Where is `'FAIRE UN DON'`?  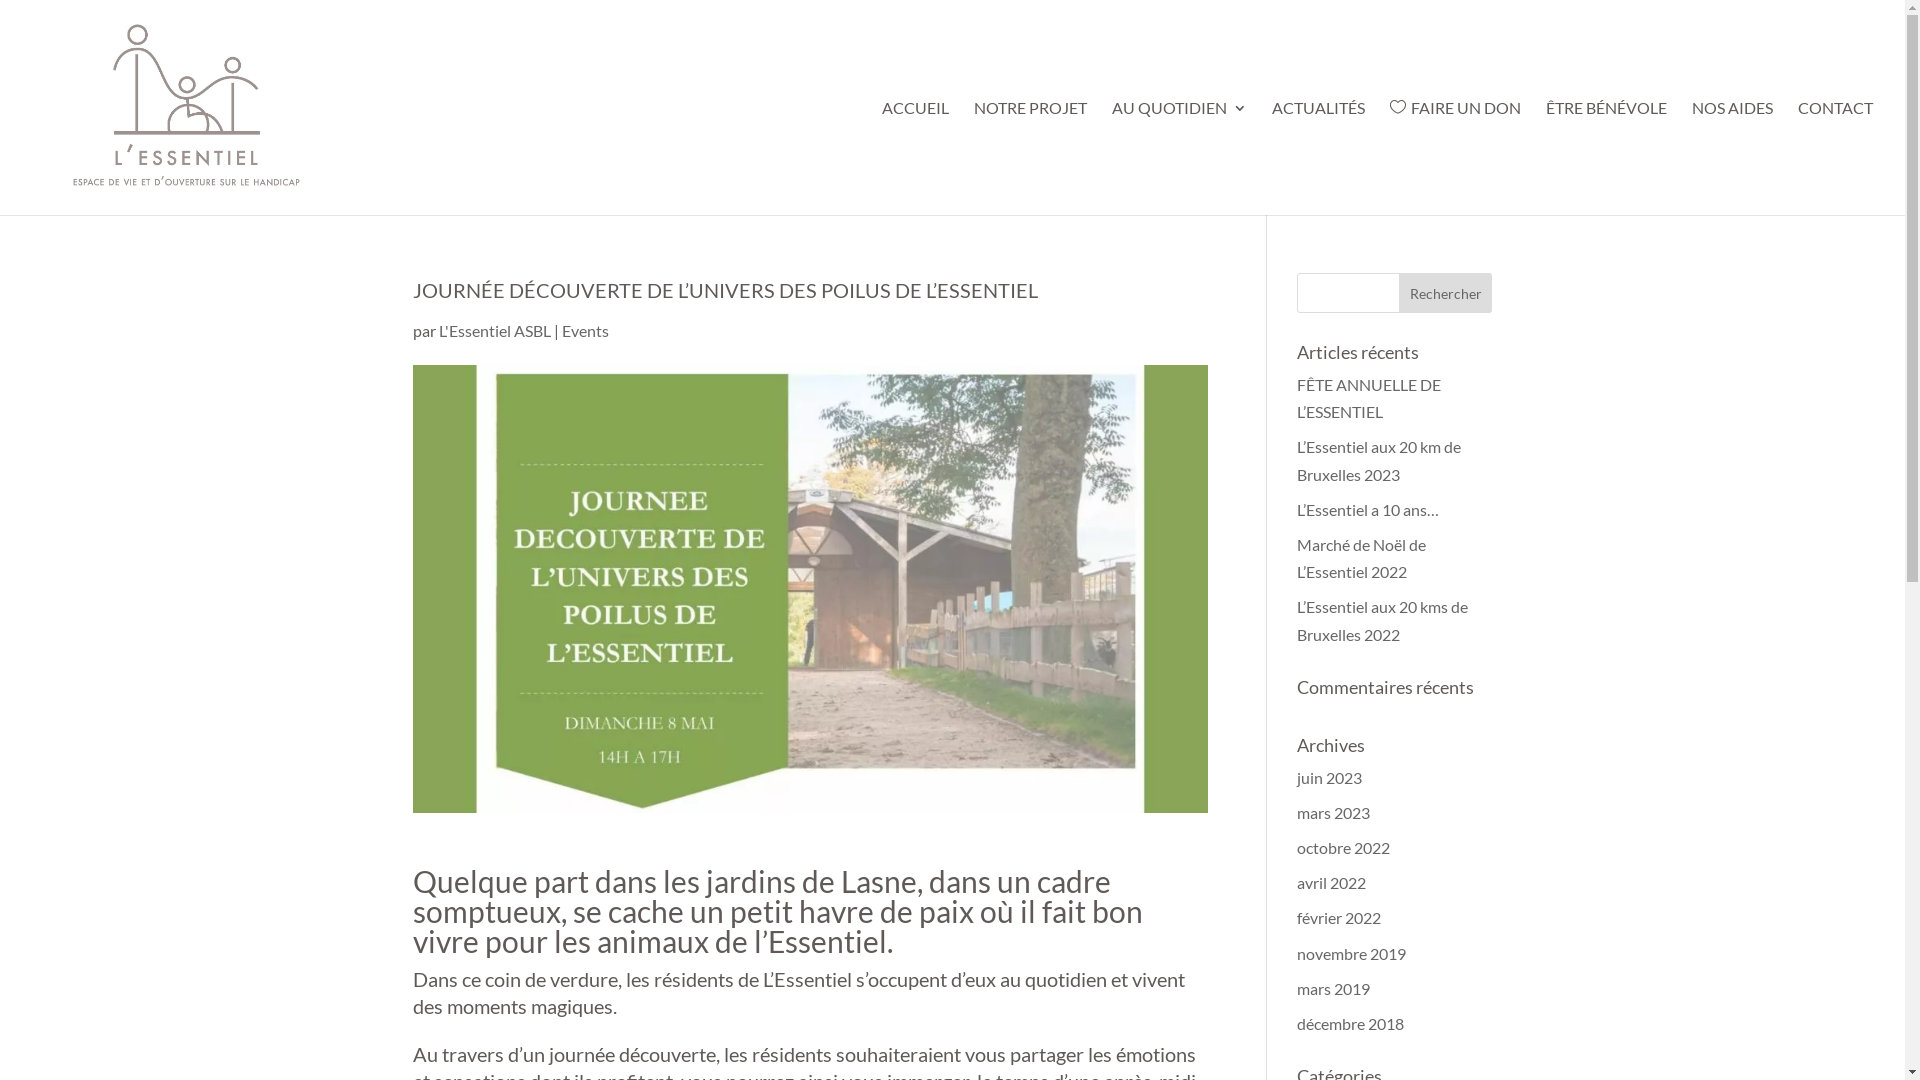 'FAIRE UN DON' is located at coordinates (1455, 156).